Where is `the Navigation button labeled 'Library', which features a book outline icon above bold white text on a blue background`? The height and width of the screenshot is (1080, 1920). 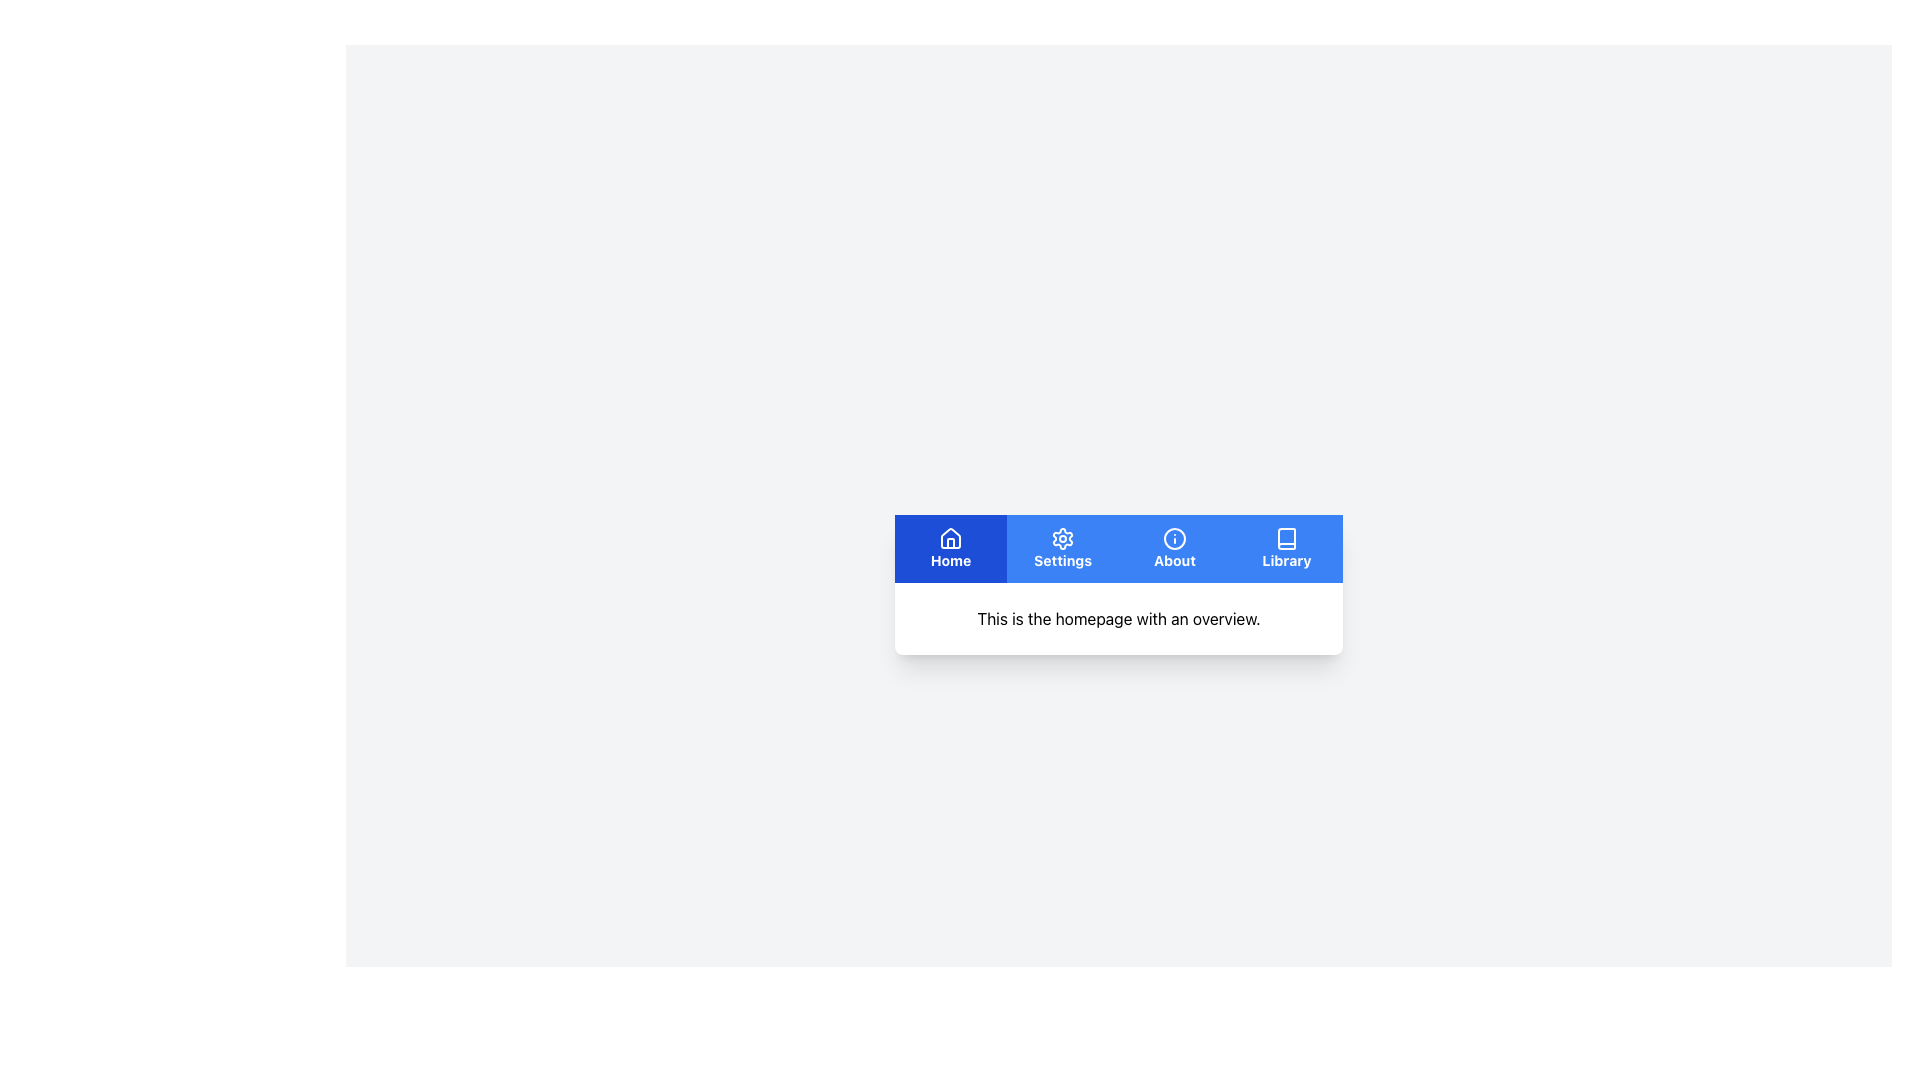 the Navigation button labeled 'Library', which features a book outline icon above bold white text on a blue background is located at coordinates (1286, 548).